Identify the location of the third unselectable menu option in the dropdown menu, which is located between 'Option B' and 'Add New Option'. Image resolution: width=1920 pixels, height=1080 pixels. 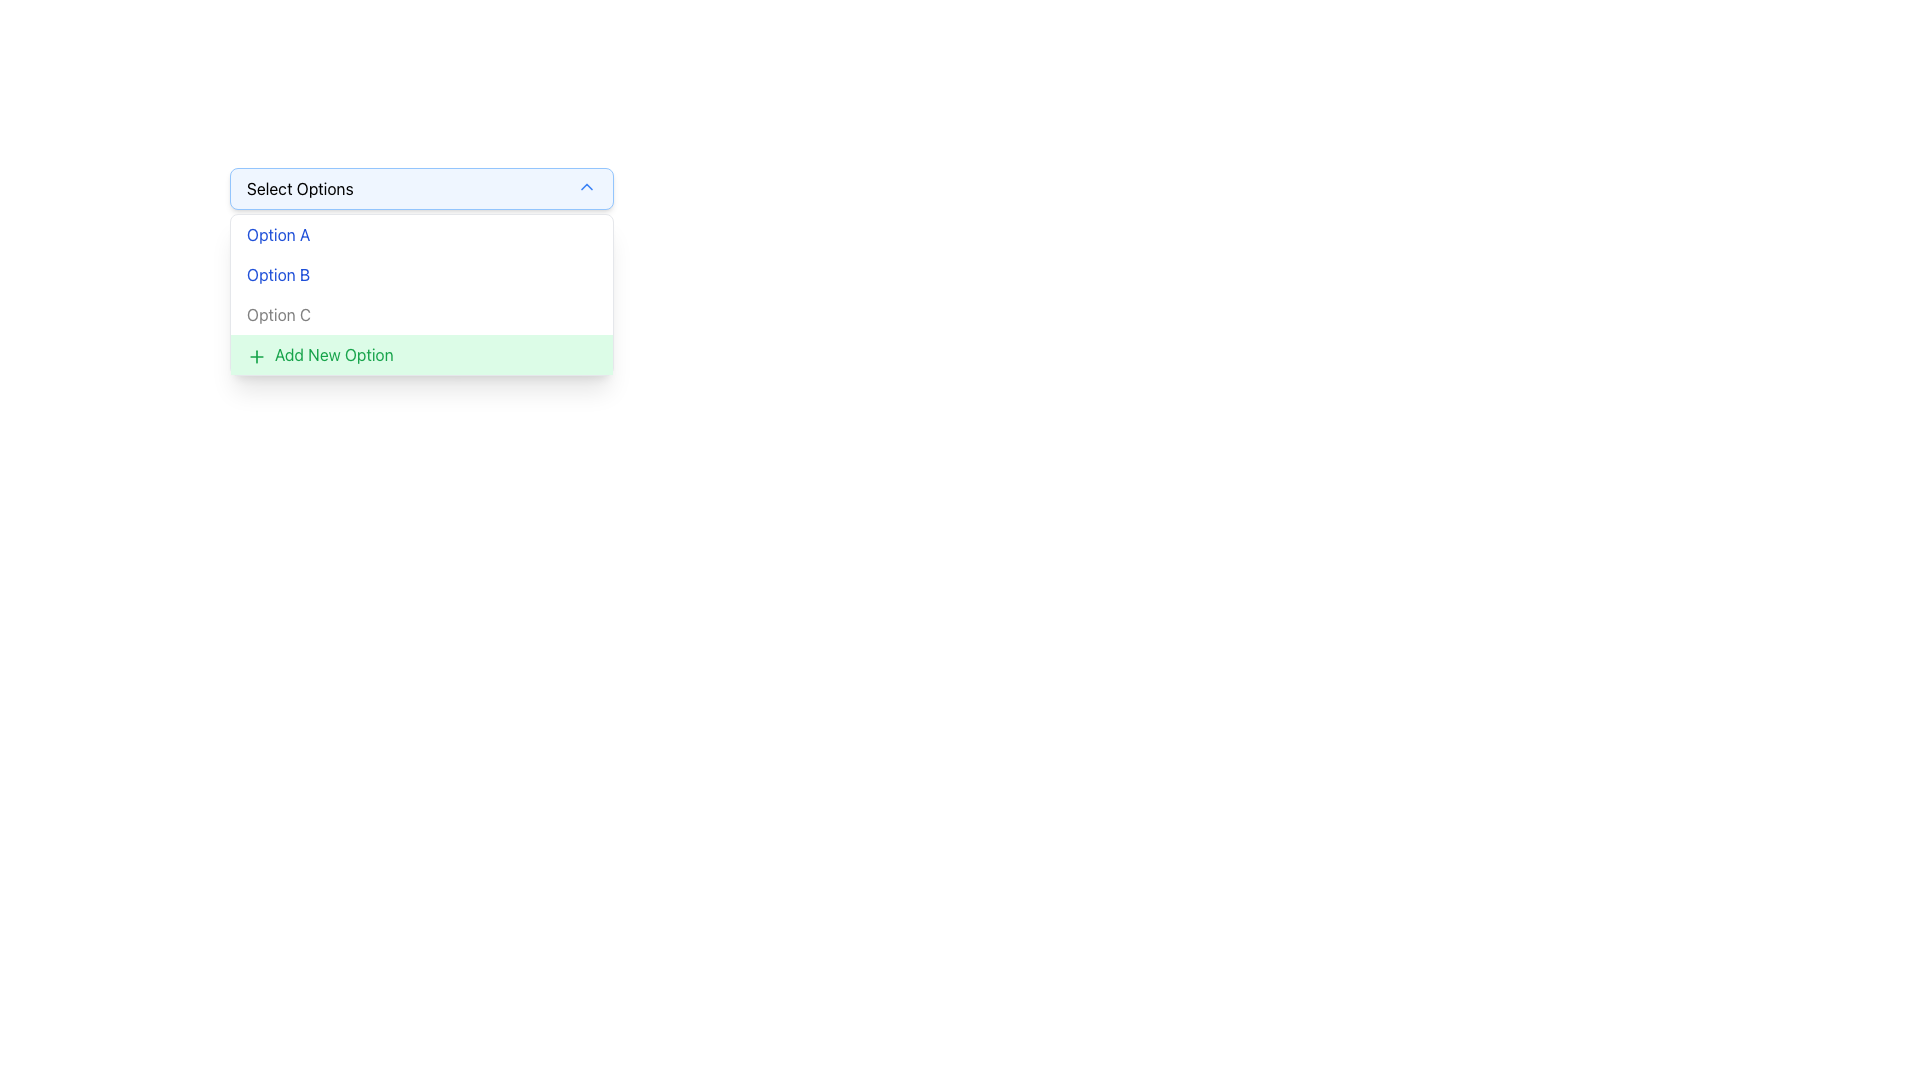
(421, 315).